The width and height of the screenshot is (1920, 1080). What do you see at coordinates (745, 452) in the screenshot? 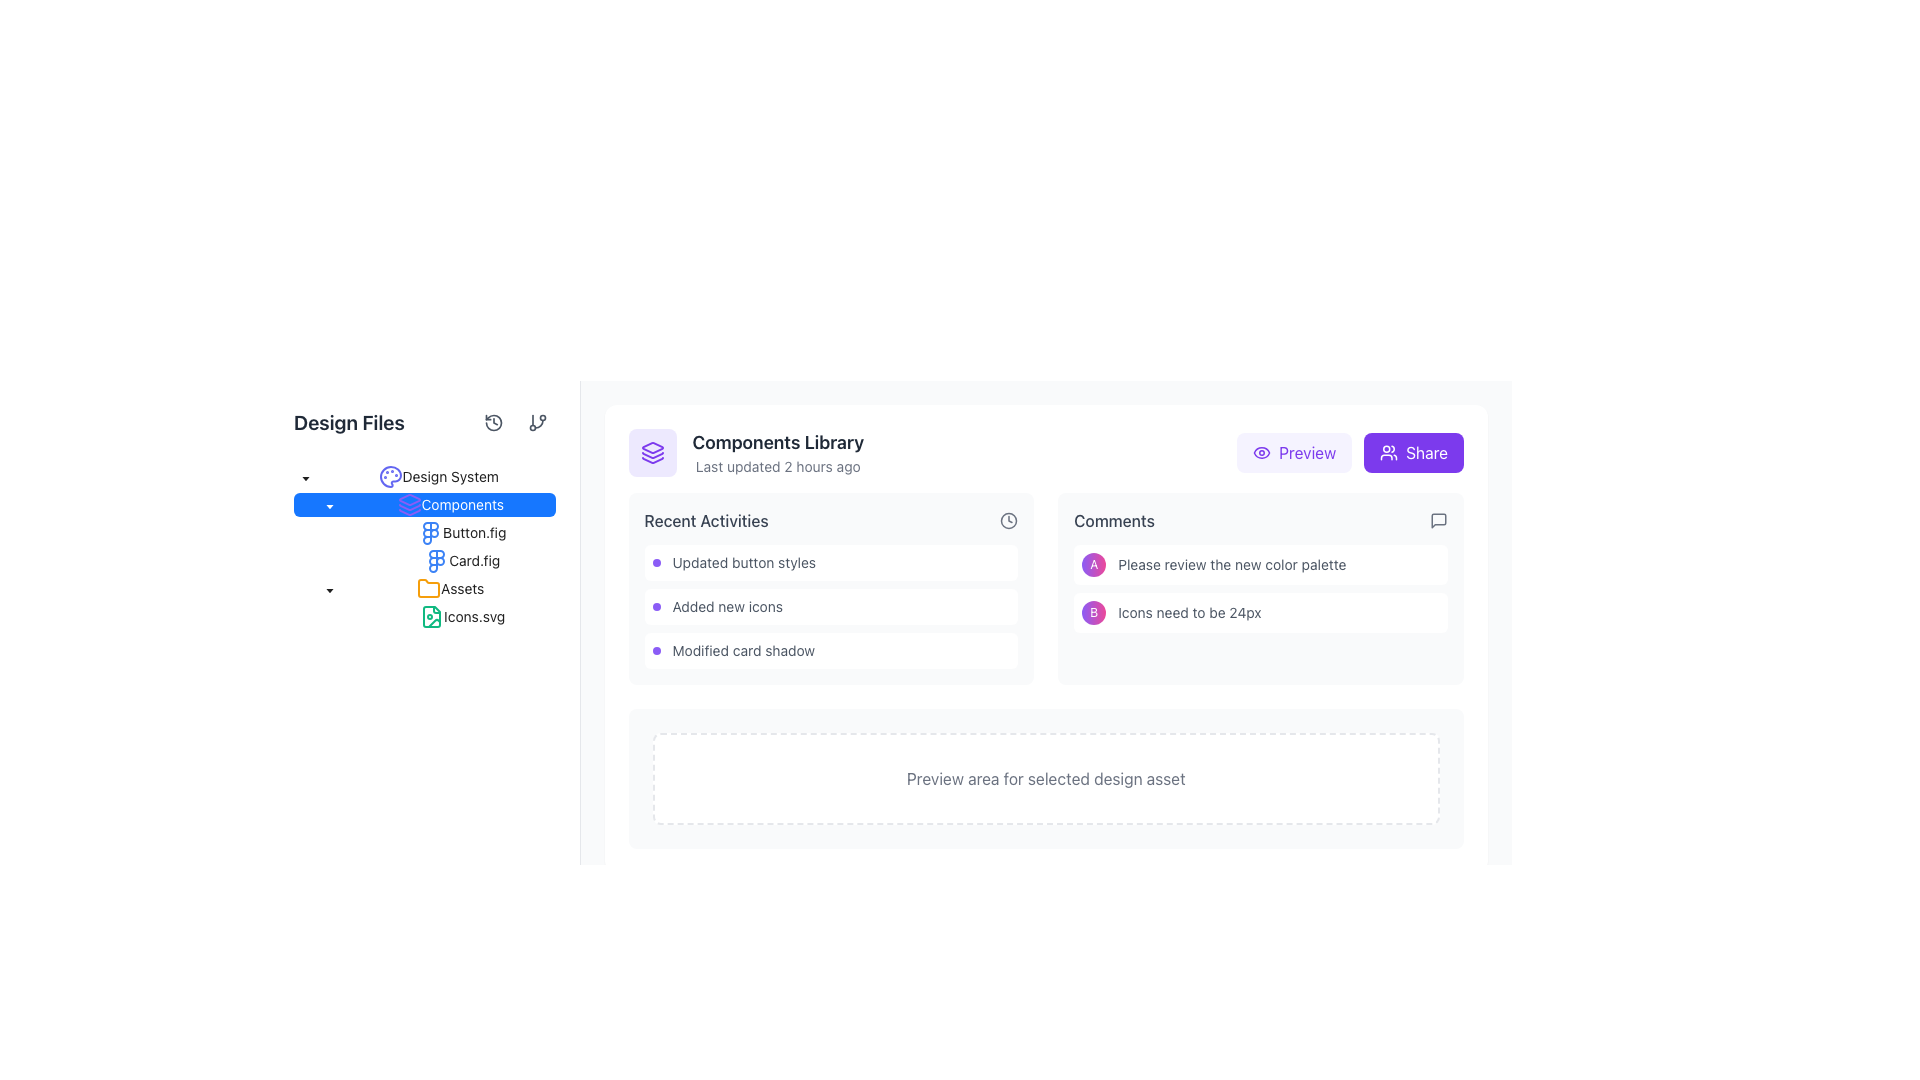
I see `text content of the Informational Panel displaying 'Components Library' and 'Last updated 2 hours ago', located near the top of the main content area at the specified coordinates` at bounding box center [745, 452].